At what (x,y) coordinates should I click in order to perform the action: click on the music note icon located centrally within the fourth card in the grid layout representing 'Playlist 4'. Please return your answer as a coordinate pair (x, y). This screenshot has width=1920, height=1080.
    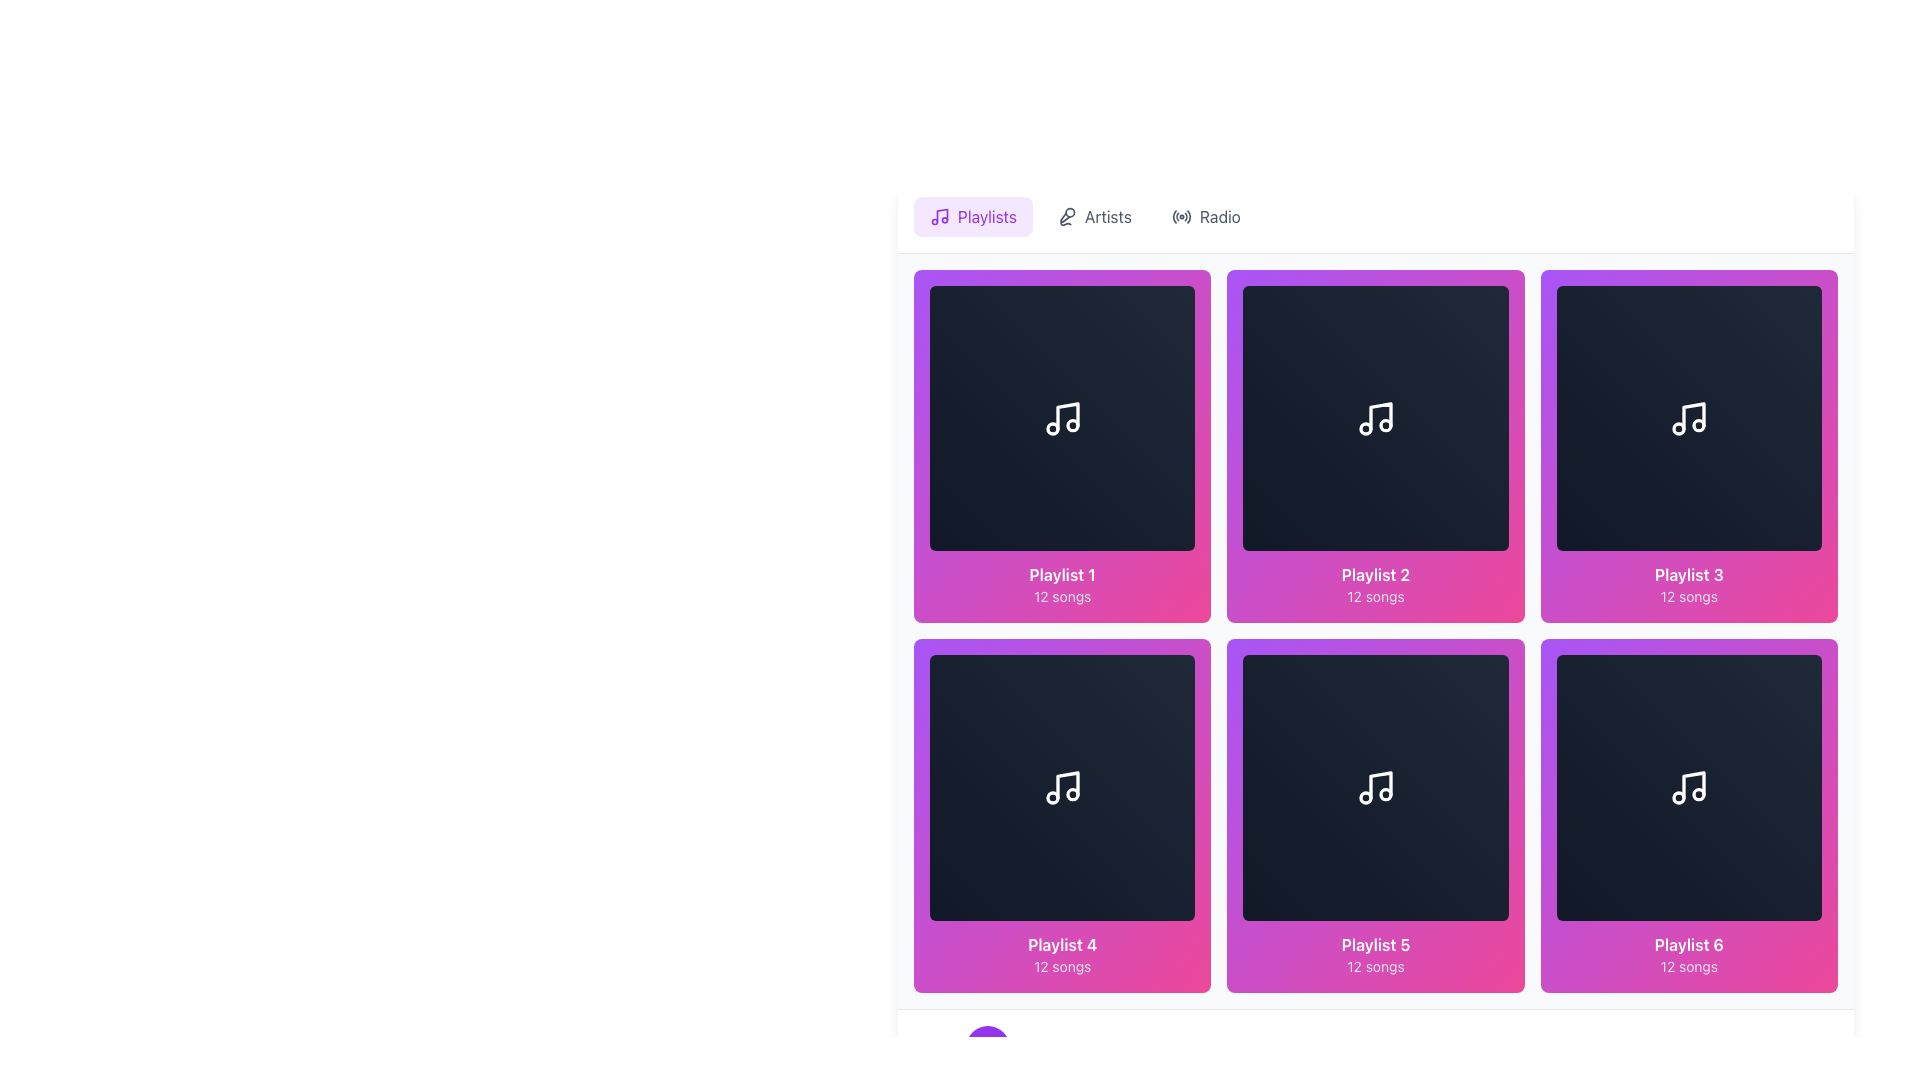
    Looking at the image, I should click on (1066, 784).